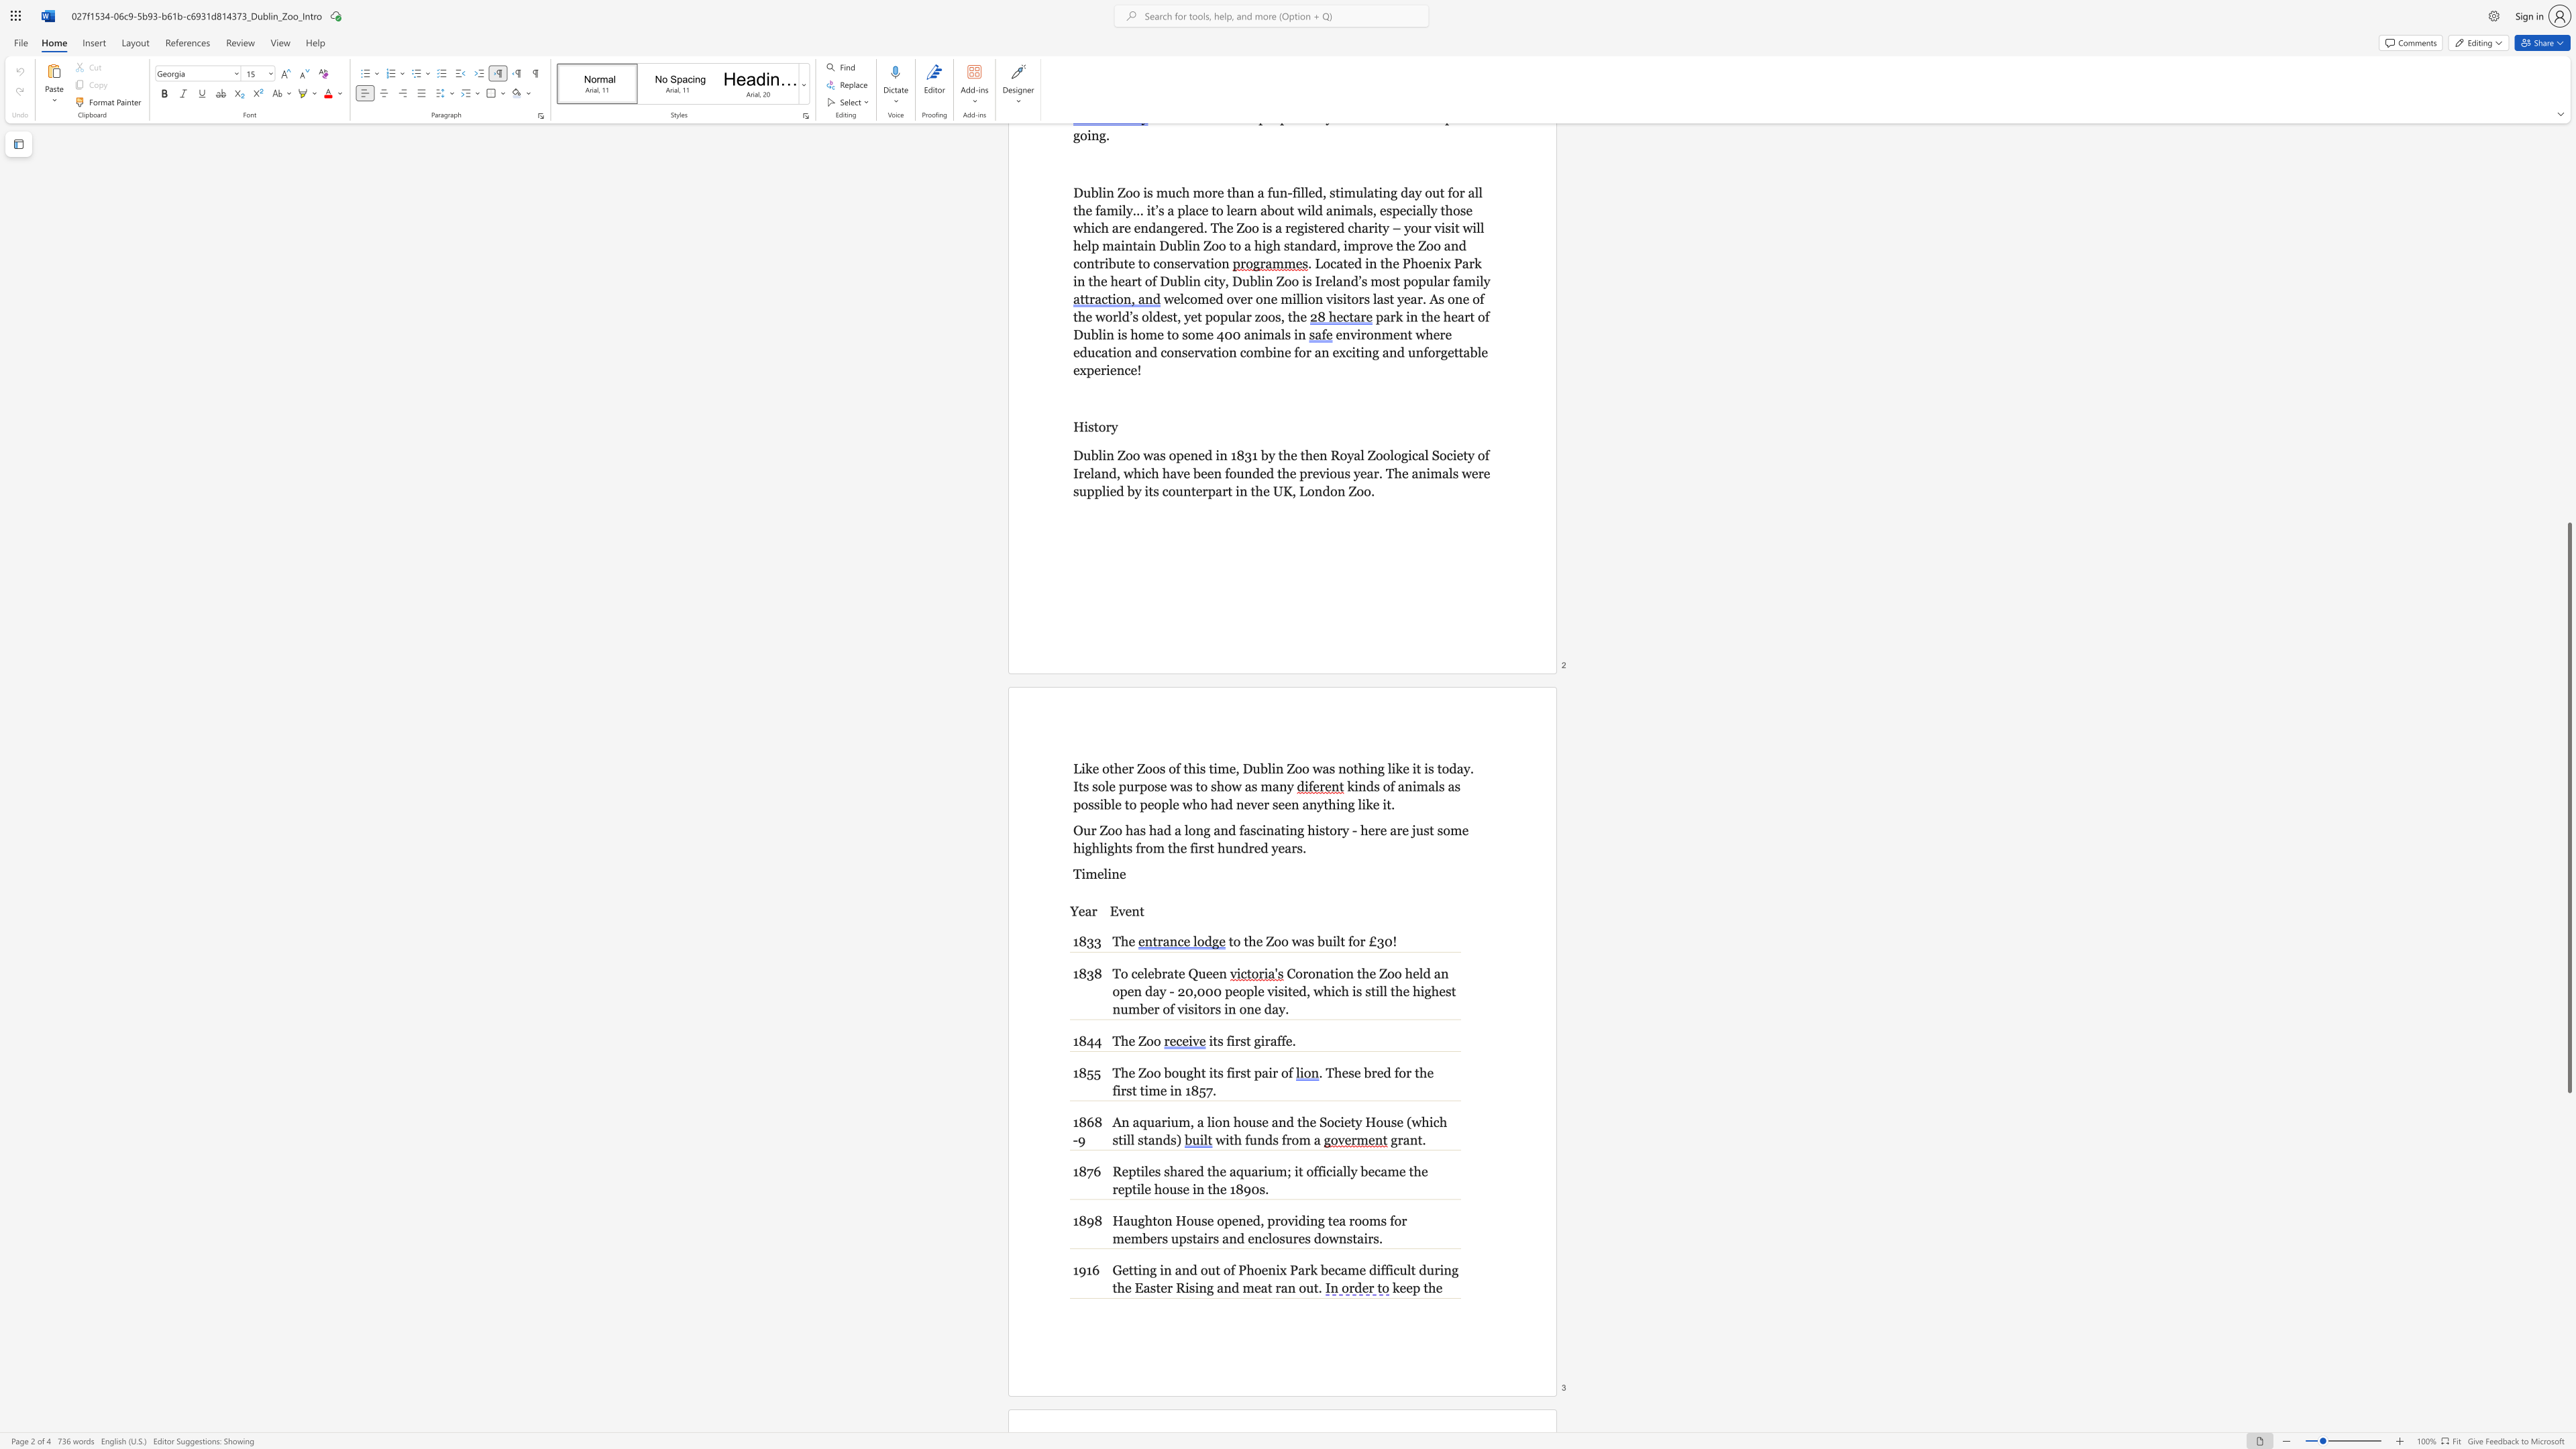 The height and width of the screenshot is (1449, 2576). Describe the element at coordinates (1148, 1089) in the screenshot. I see `the subset text "me in 1857" within the text ". These bred for the first time in 1857."` at that location.